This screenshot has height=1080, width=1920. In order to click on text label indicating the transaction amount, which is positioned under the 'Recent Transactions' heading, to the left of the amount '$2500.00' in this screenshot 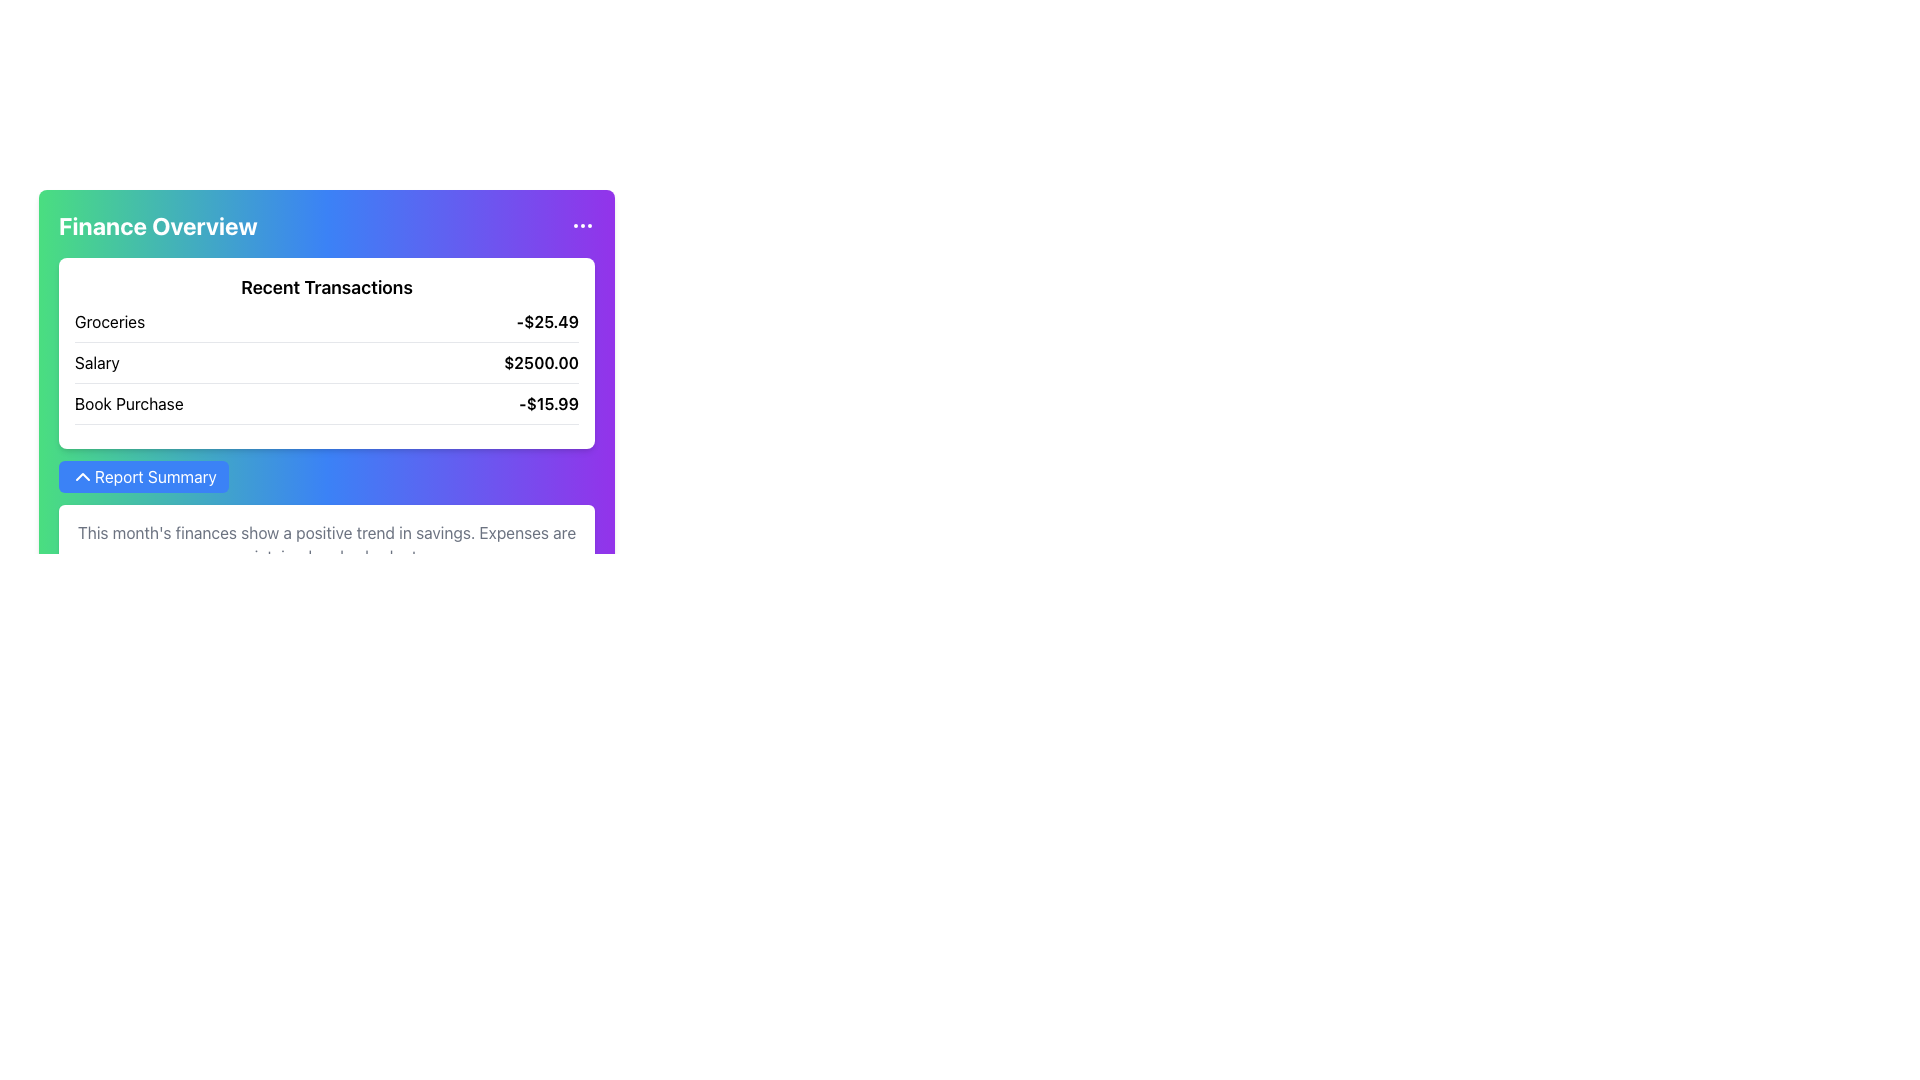, I will do `click(96, 362)`.